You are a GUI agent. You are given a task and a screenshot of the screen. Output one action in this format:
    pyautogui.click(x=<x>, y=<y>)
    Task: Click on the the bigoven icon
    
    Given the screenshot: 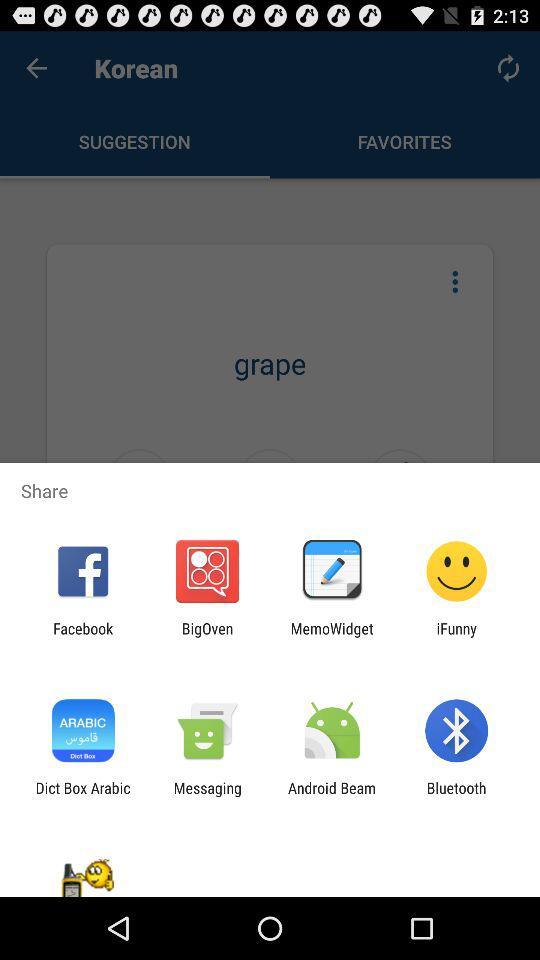 What is the action you would take?
    pyautogui.click(x=206, y=636)
    